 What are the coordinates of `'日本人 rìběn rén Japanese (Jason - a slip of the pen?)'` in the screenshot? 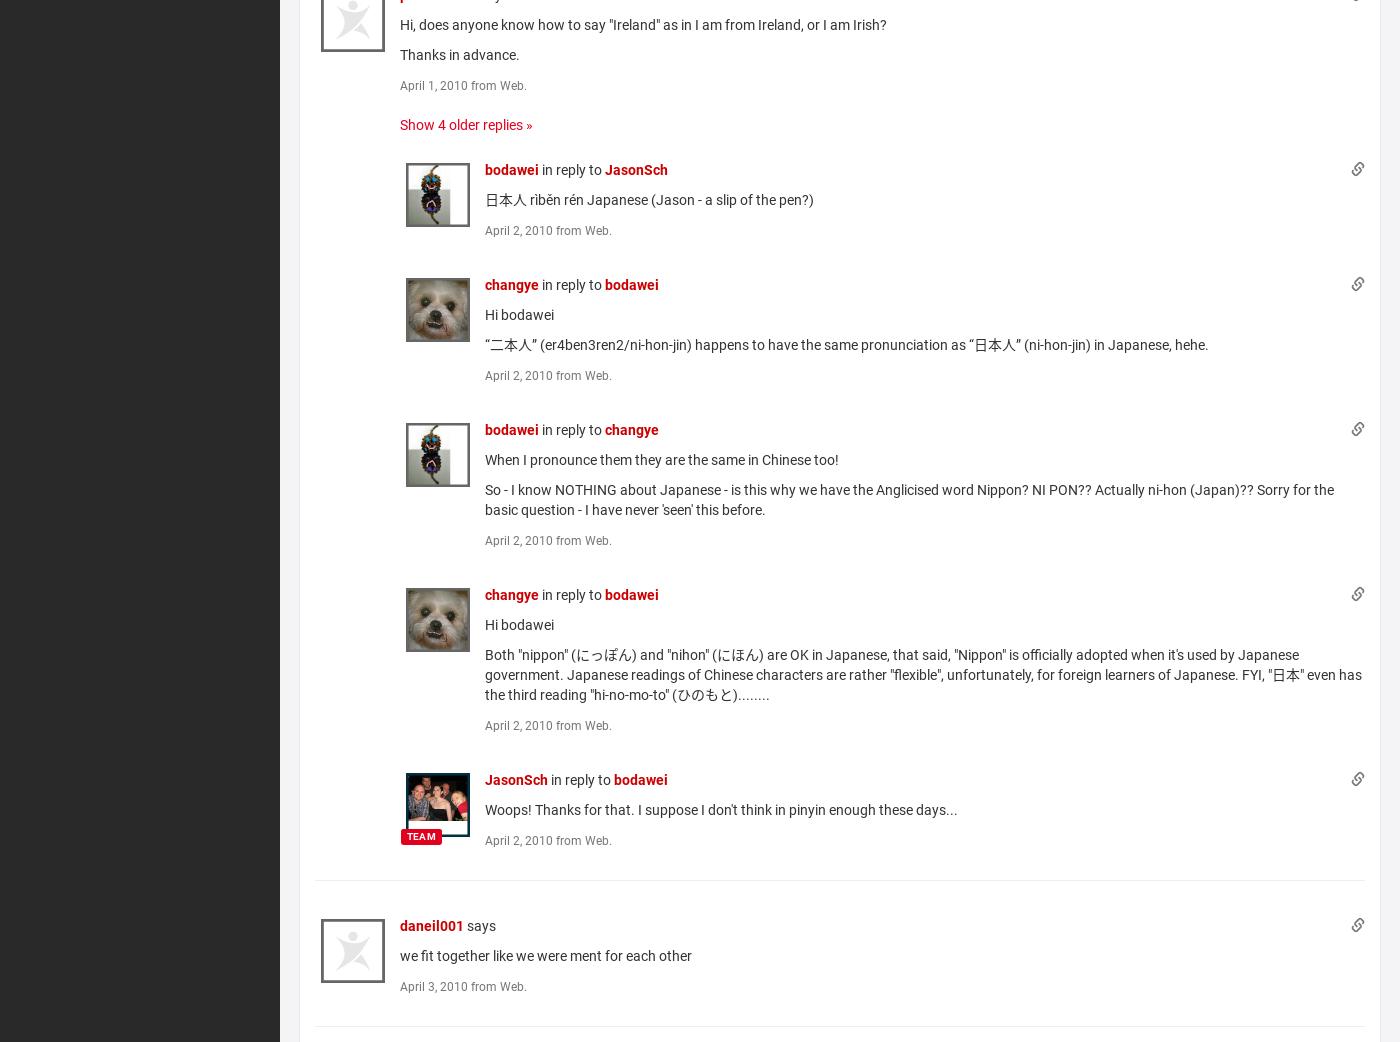 It's located at (649, 198).